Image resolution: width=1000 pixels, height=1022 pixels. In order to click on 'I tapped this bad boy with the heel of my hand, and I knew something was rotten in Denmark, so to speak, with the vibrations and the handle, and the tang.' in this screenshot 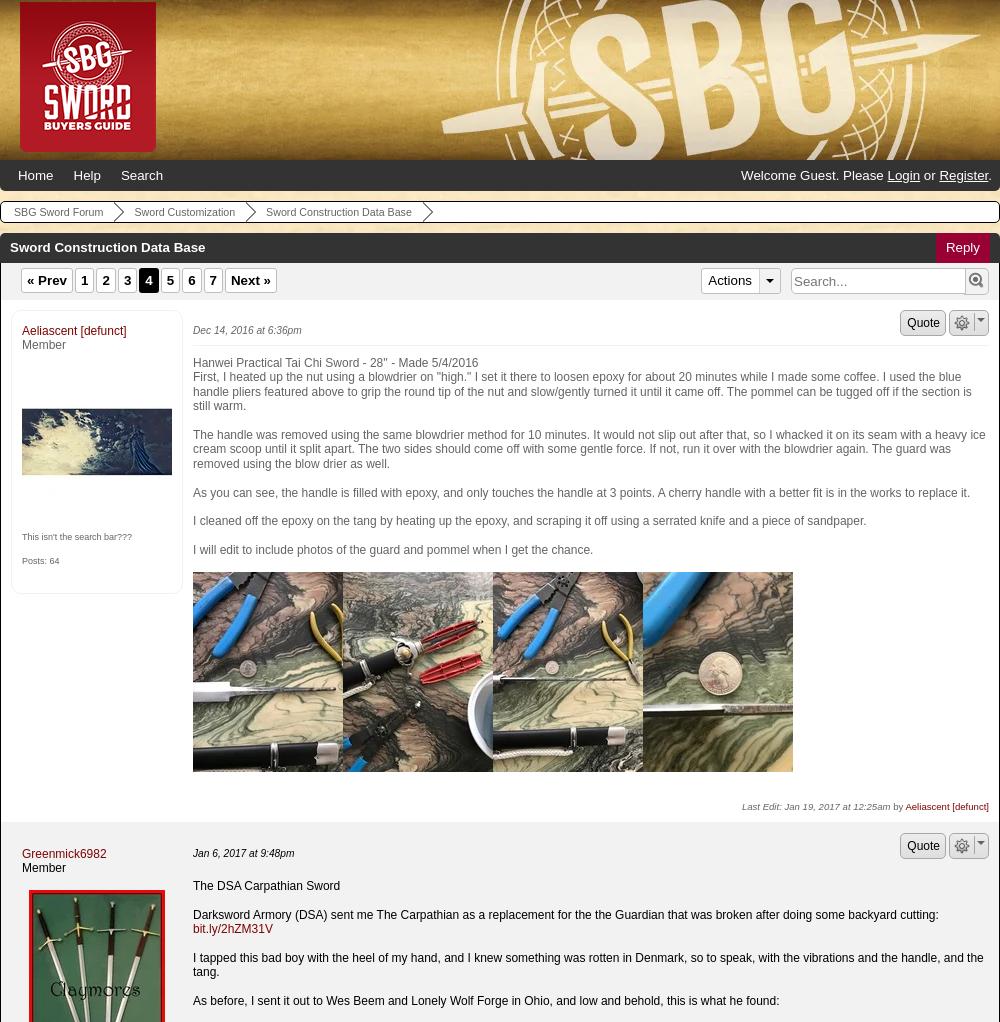, I will do `click(587, 963)`.